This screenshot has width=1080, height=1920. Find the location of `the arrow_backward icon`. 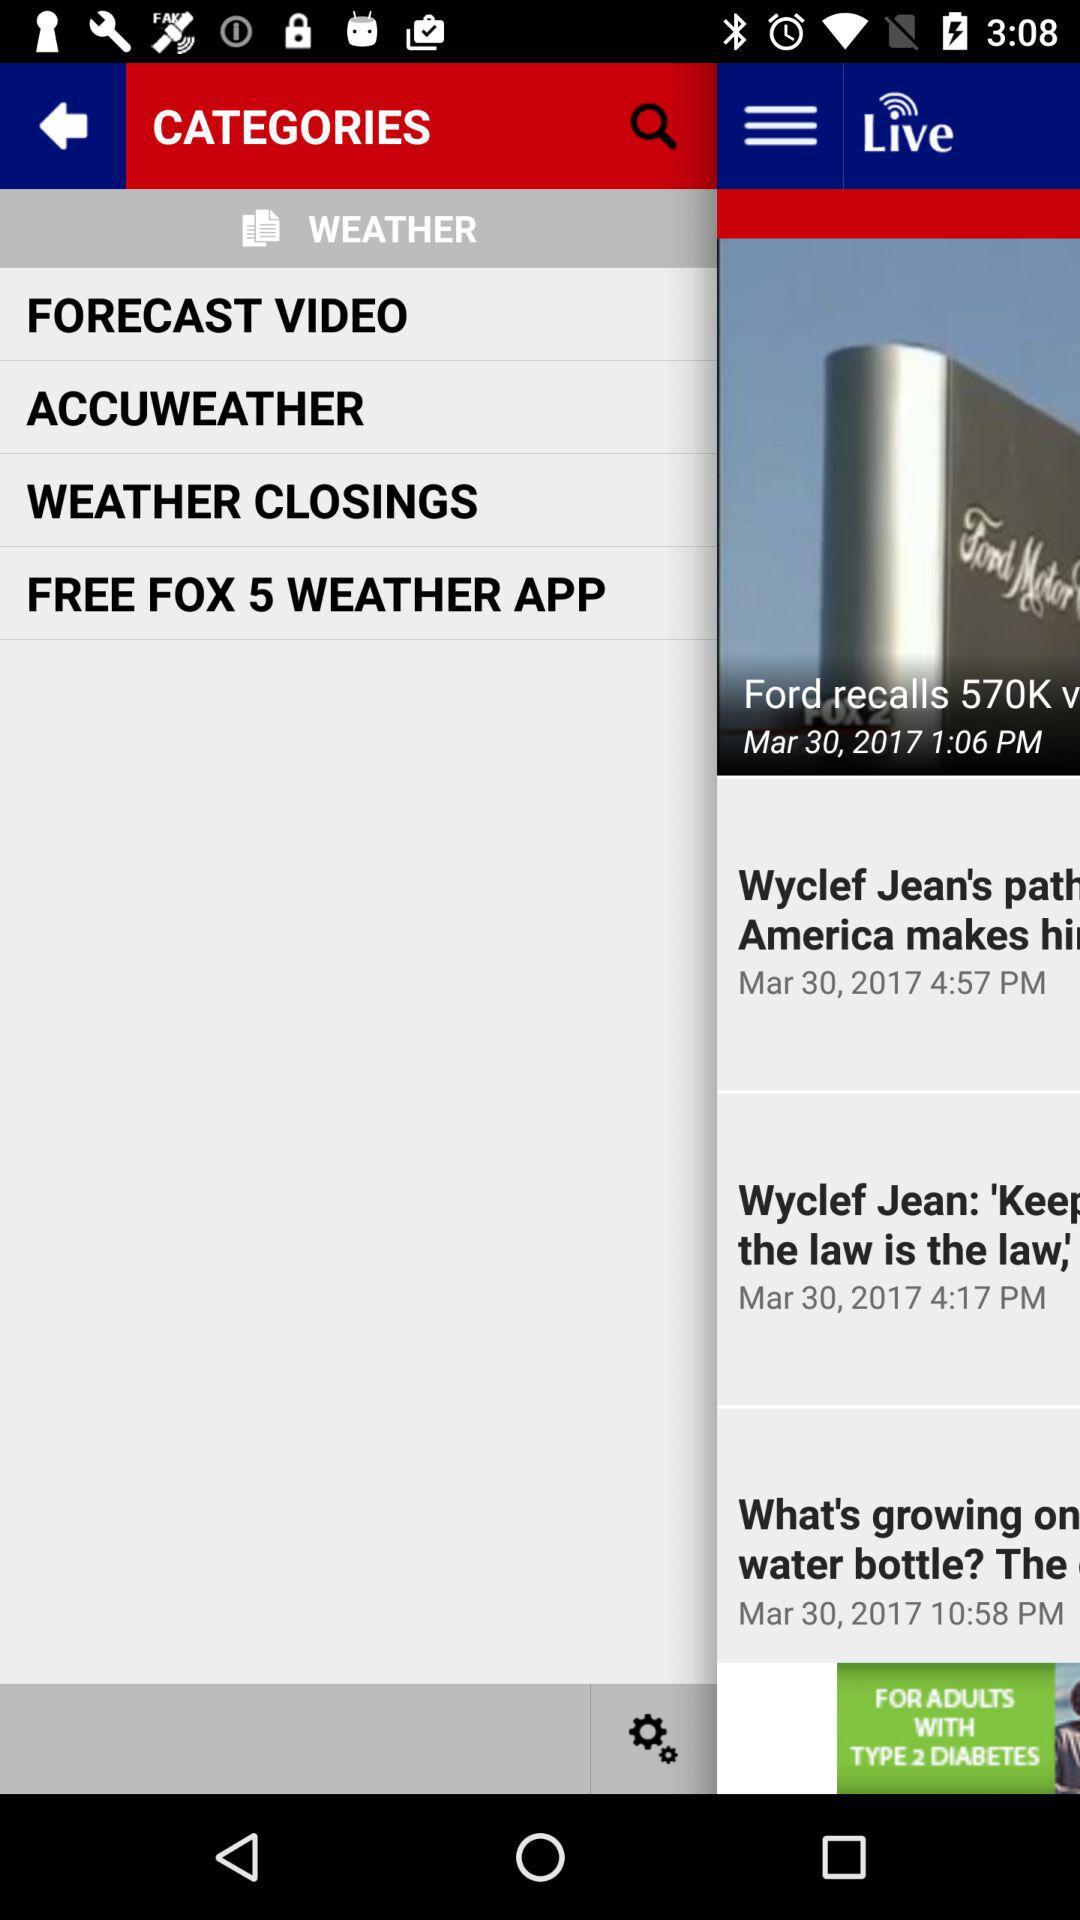

the arrow_backward icon is located at coordinates (61, 124).